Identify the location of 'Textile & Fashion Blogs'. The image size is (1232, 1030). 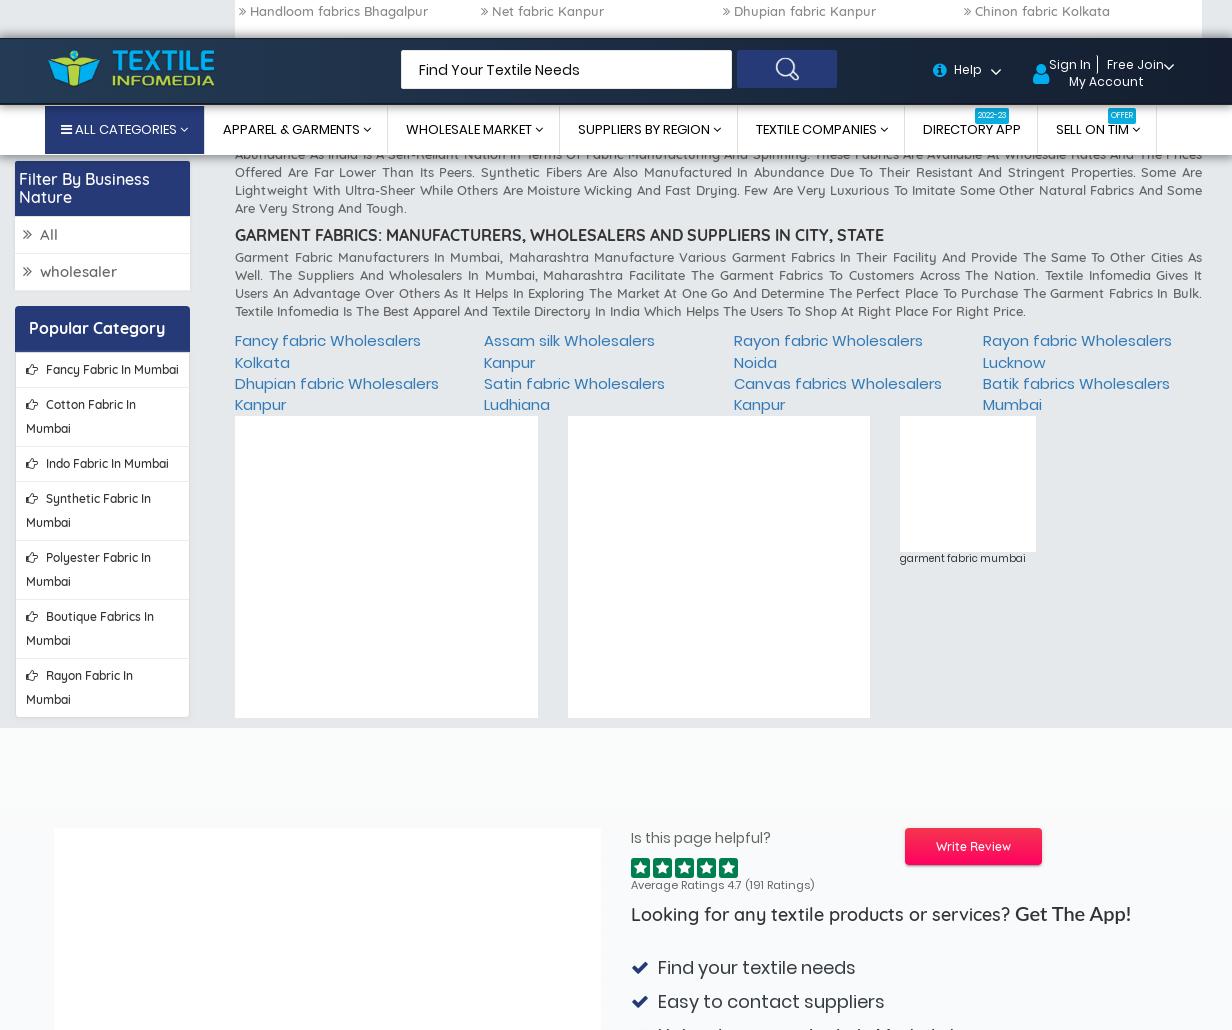
(942, 990).